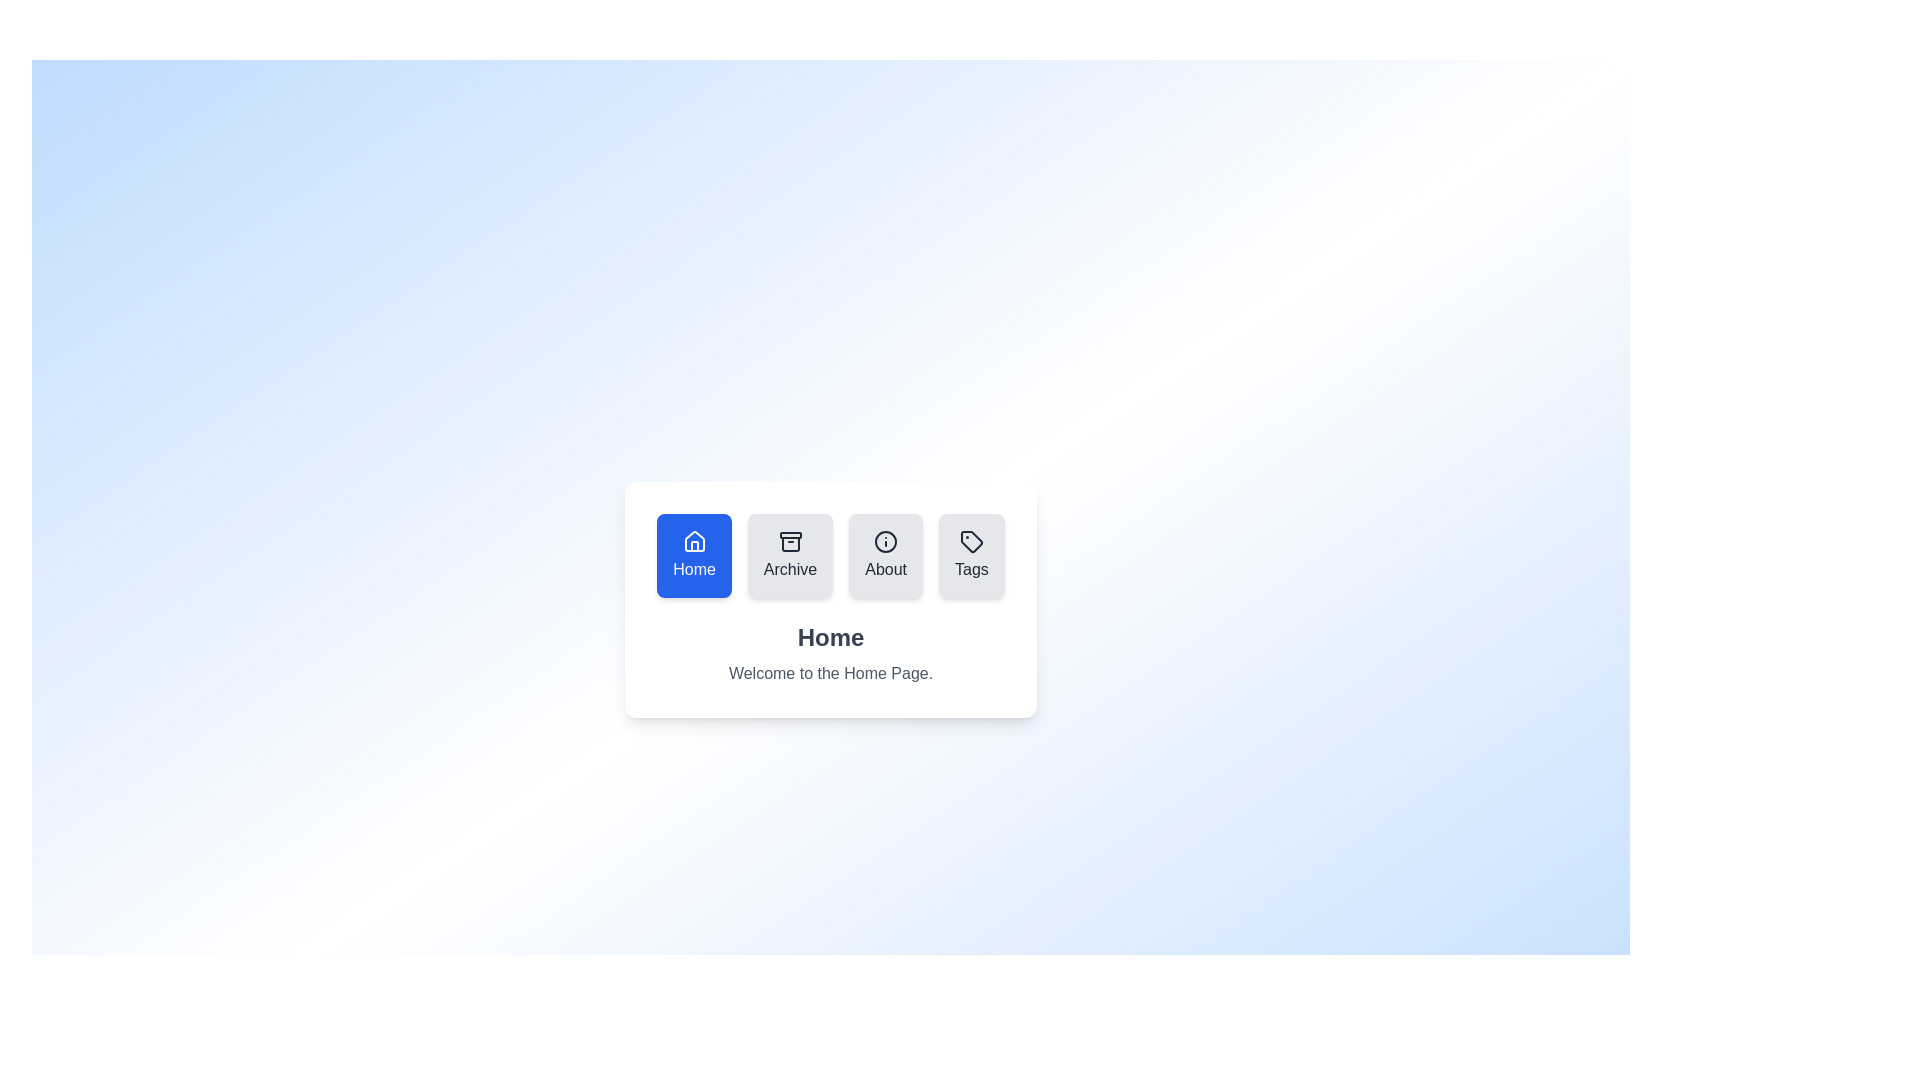 The width and height of the screenshot is (1920, 1080). Describe the element at coordinates (789, 555) in the screenshot. I see `the Archive tab by clicking on its button` at that location.